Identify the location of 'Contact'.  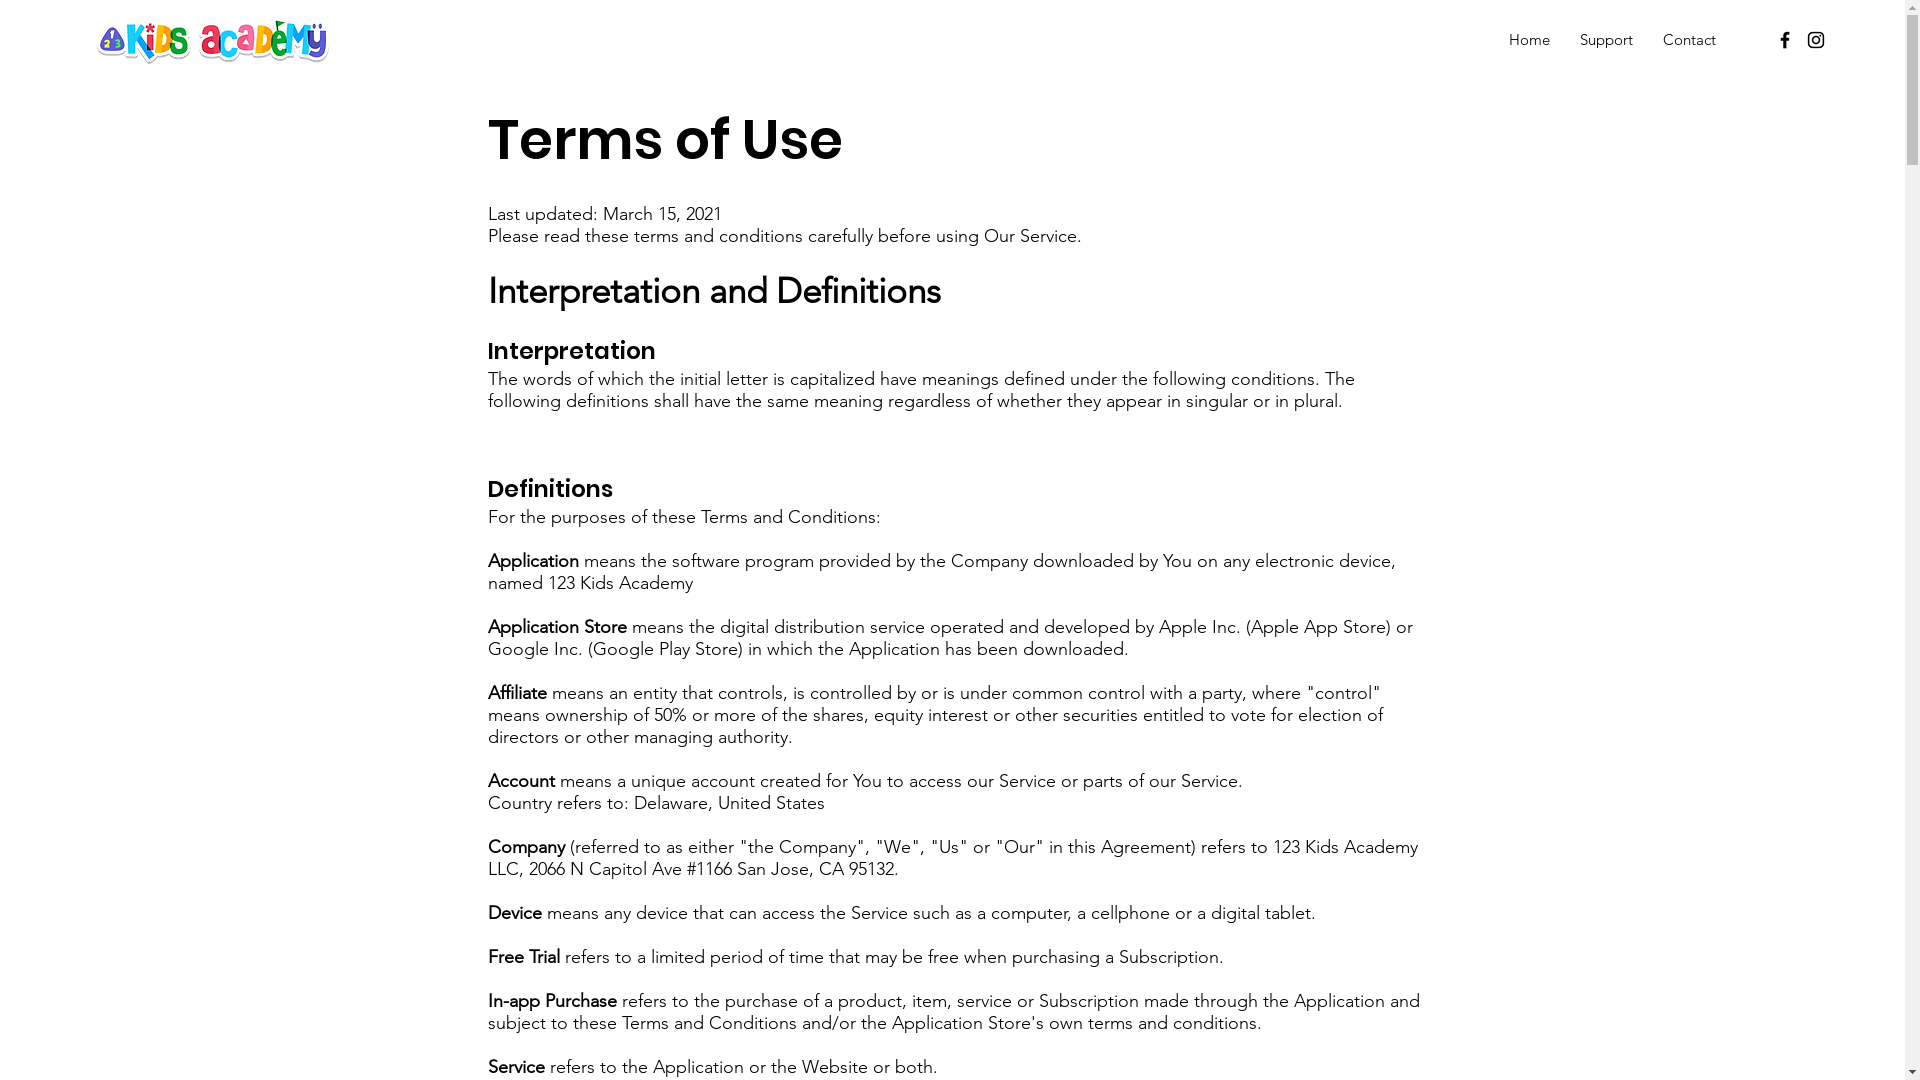
(1688, 39).